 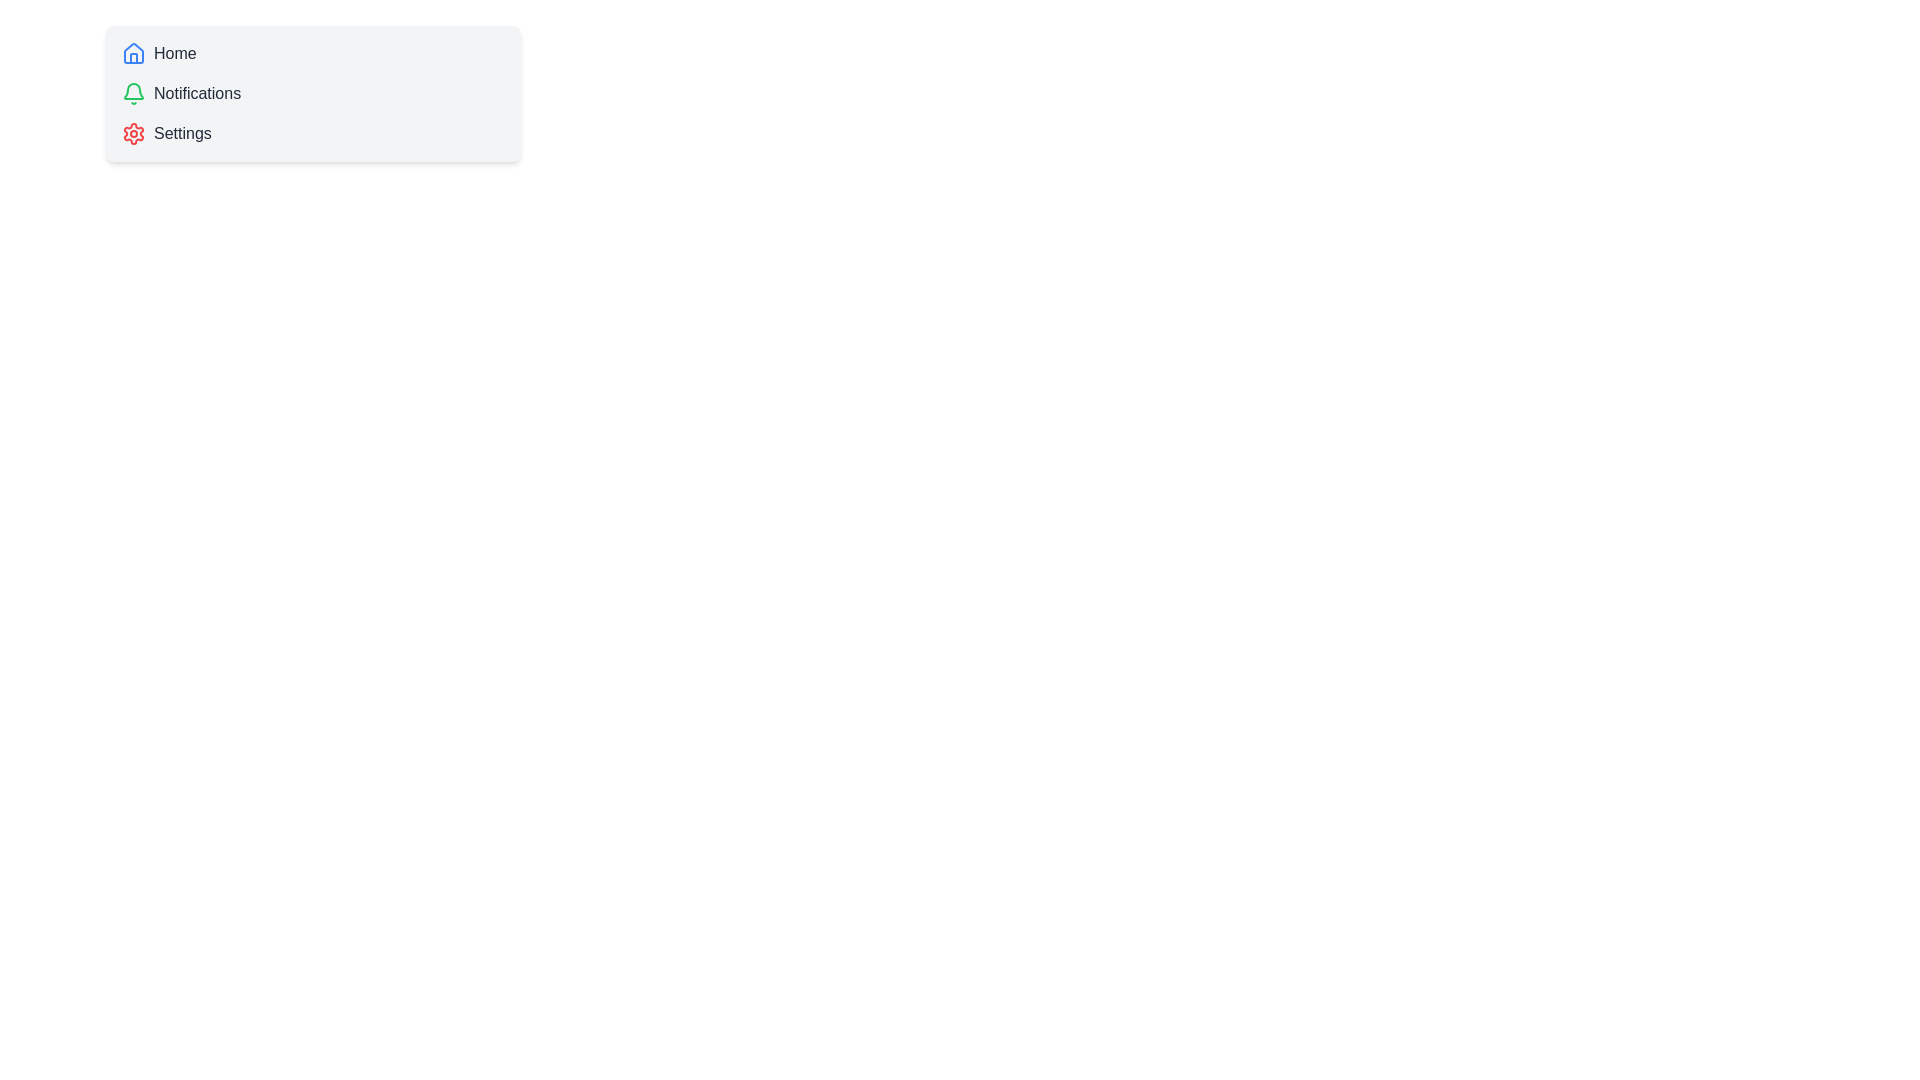 I want to click on the blue house icon representing 'Home', which is the leftmost element in the horizontal layout of the menu, so click(x=133, y=53).